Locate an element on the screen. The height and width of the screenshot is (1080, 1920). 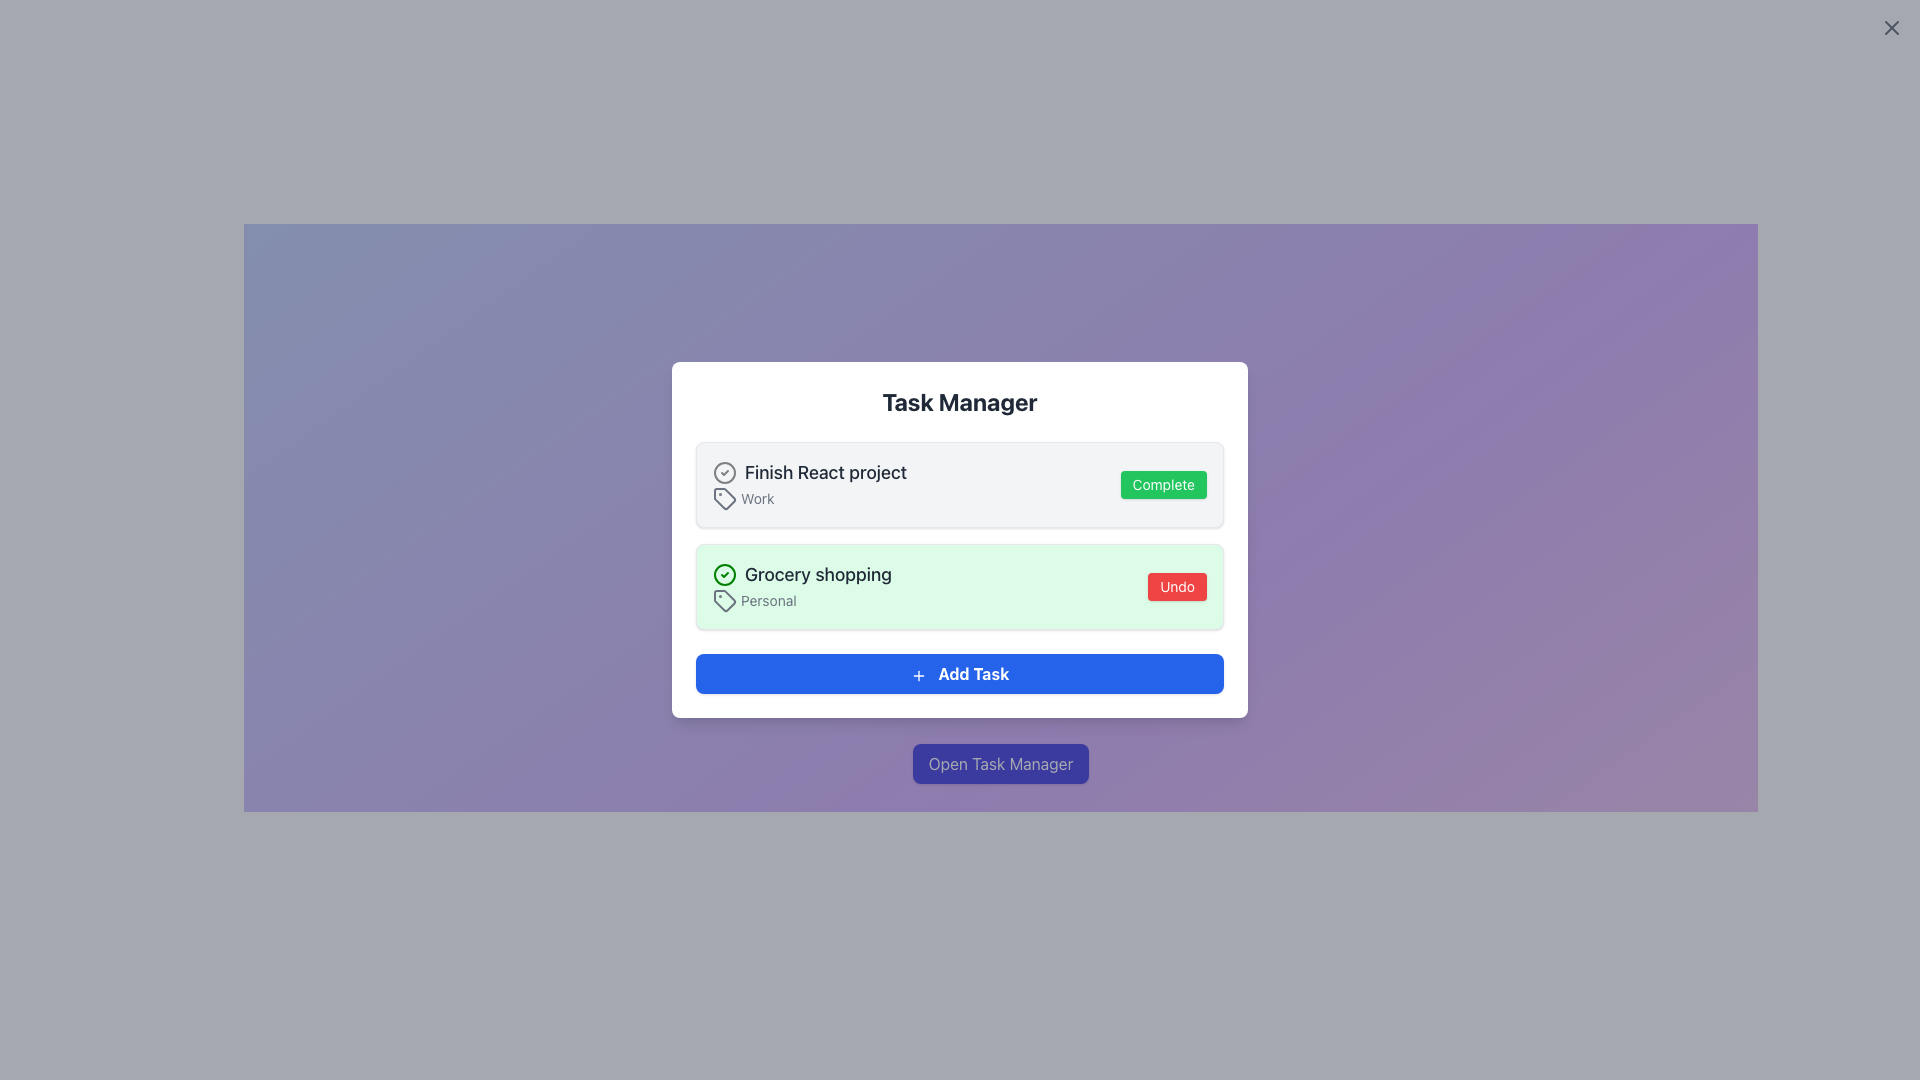
the plus sign icon located within the blue 'Add Task' button, which is positioned near the center-bottom of the interface is located at coordinates (917, 675).